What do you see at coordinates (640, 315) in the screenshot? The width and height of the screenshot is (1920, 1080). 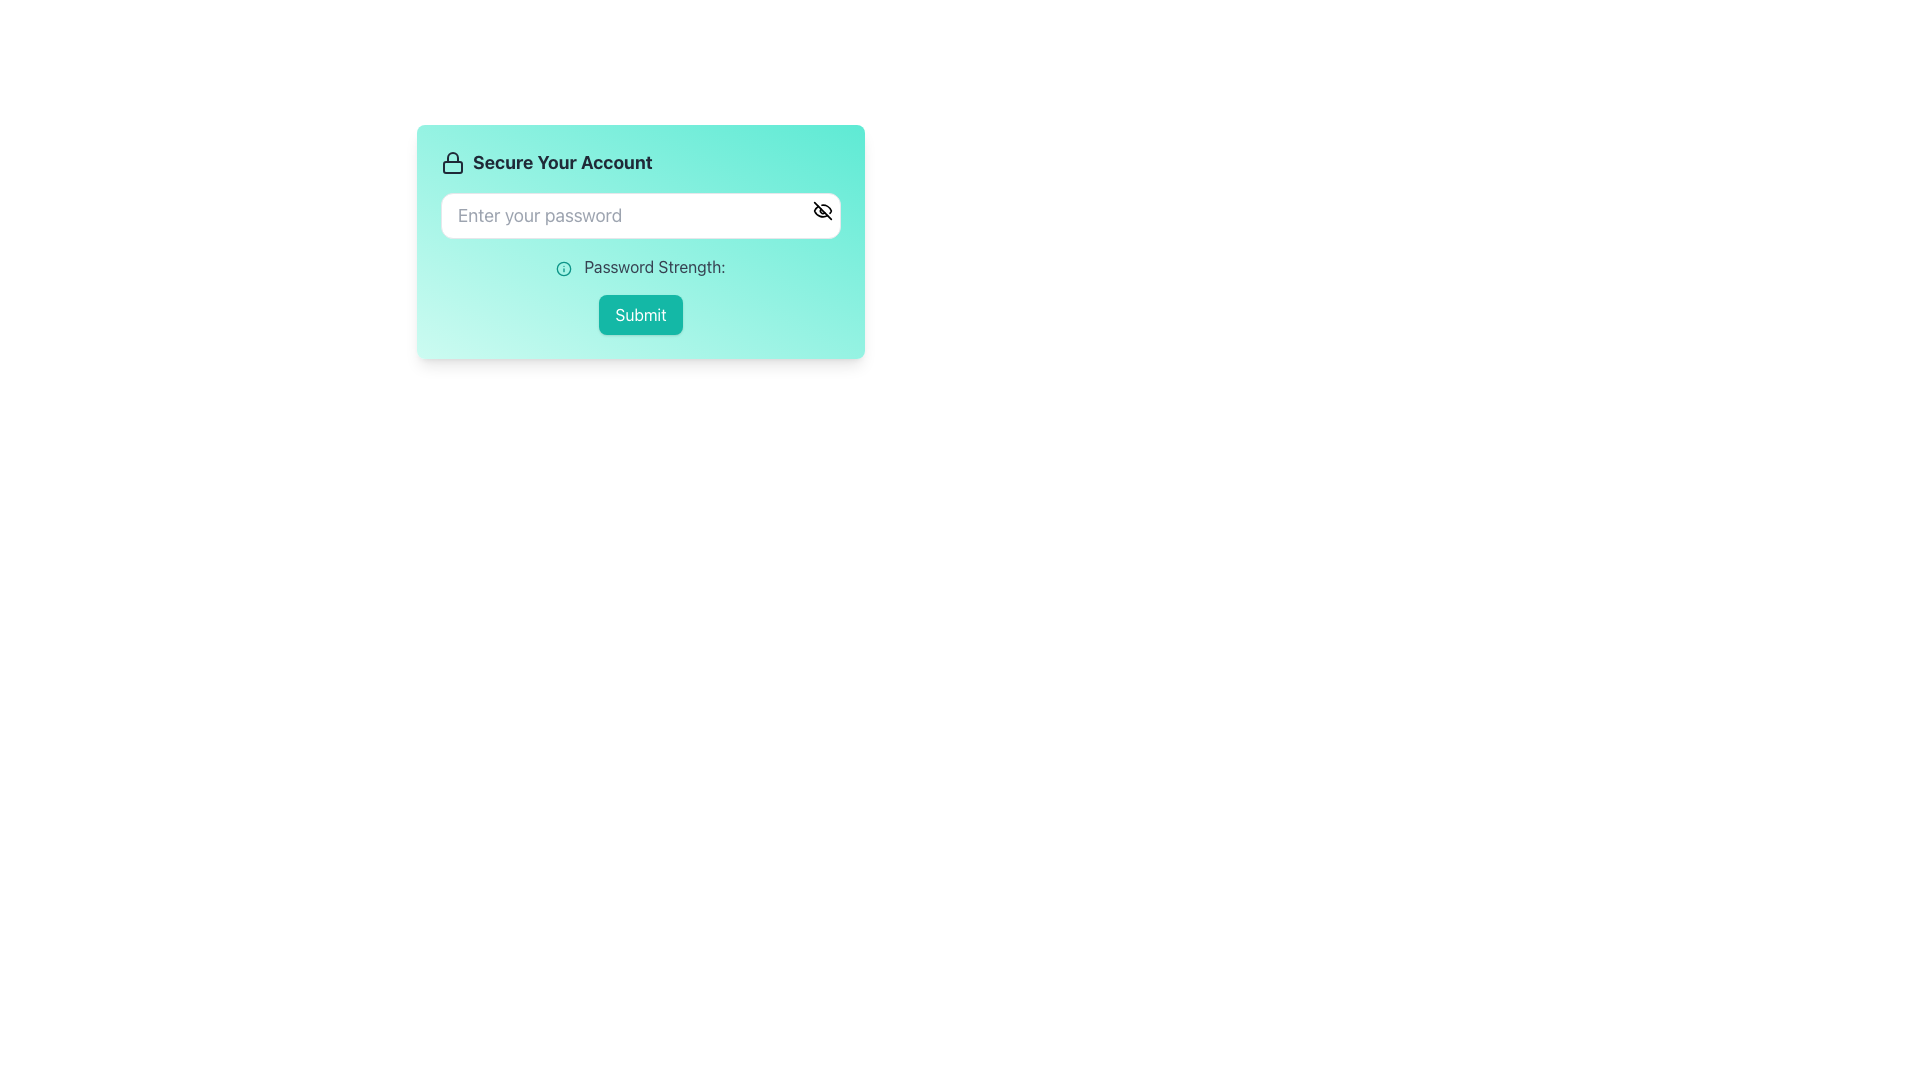 I see `the submit button located in the password management interface to change its background color` at bounding box center [640, 315].